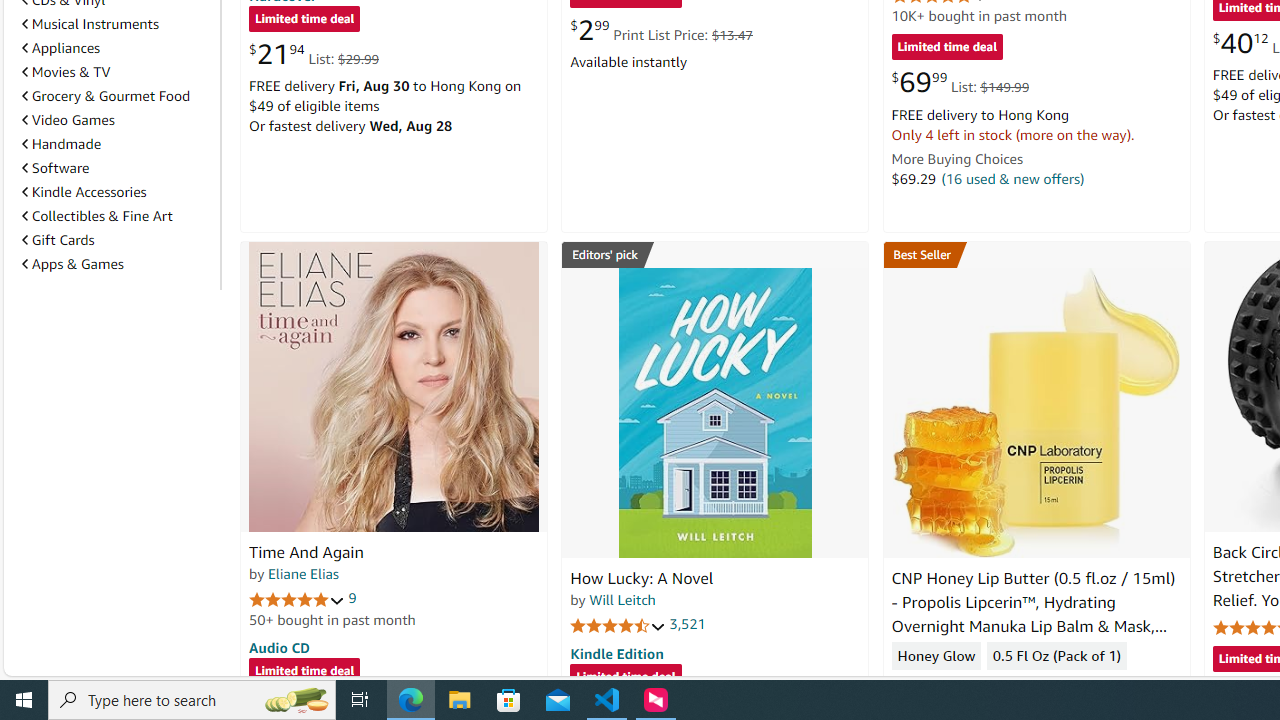  What do you see at coordinates (352, 596) in the screenshot?
I see `'9'` at bounding box center [352, 596].